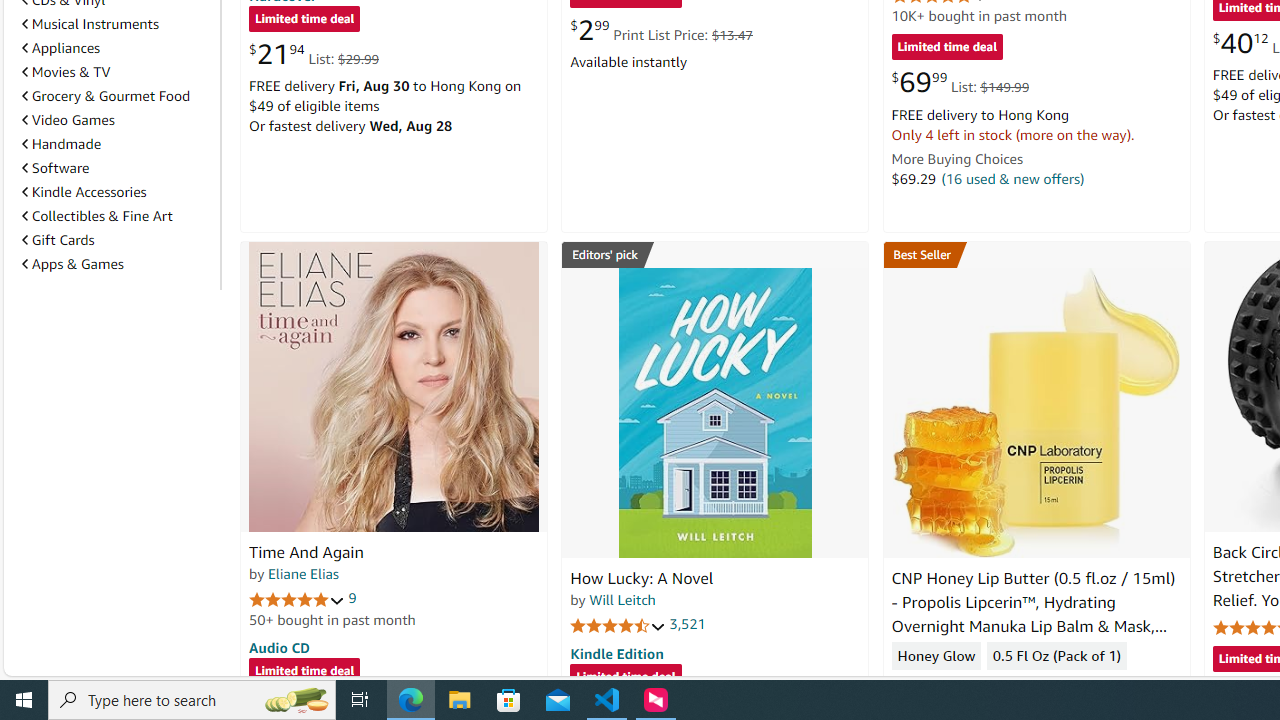  What do you see at coordinates (352, 596) in the screenshot?
I see `'9'` at bounding box center [352, 596].